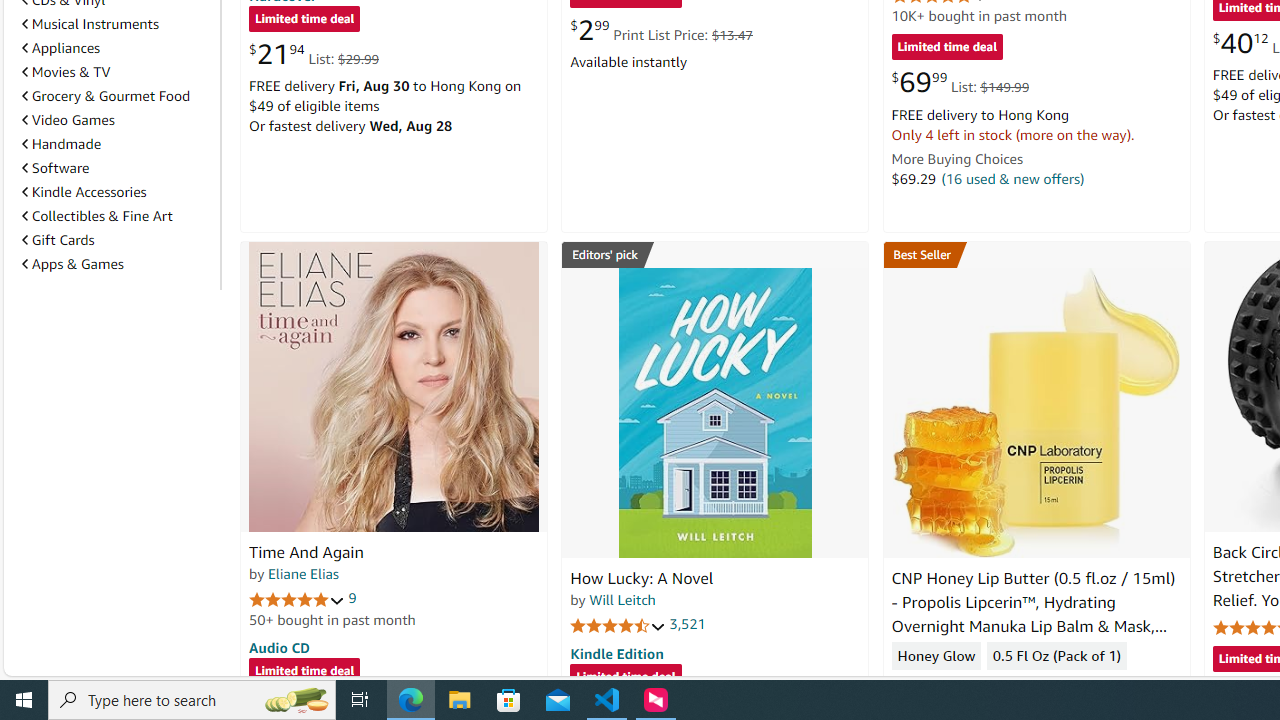  What do you see at coordinates (352, 596) in the screenshot?
I see `'9'` at bounding box center [352, 596].